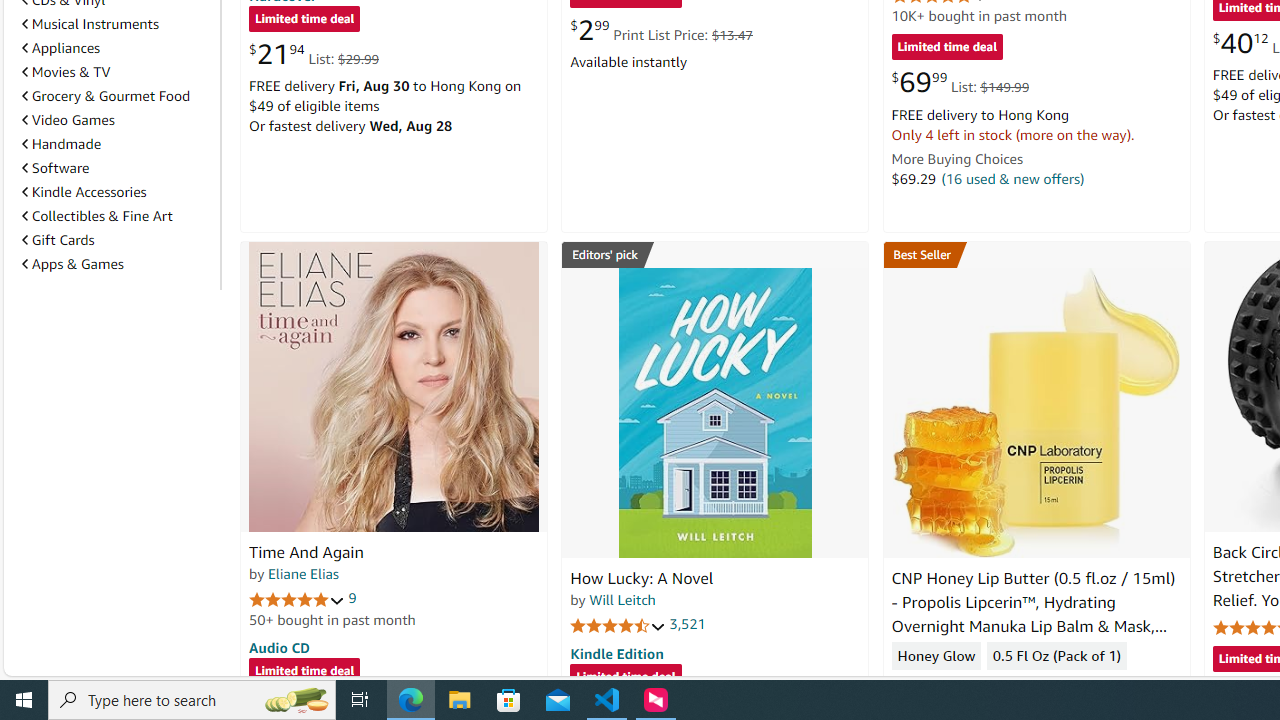  What do you see at coordinates (352, 596) in the screenshot?
I see `'9'` at bounding box center [352, 596].